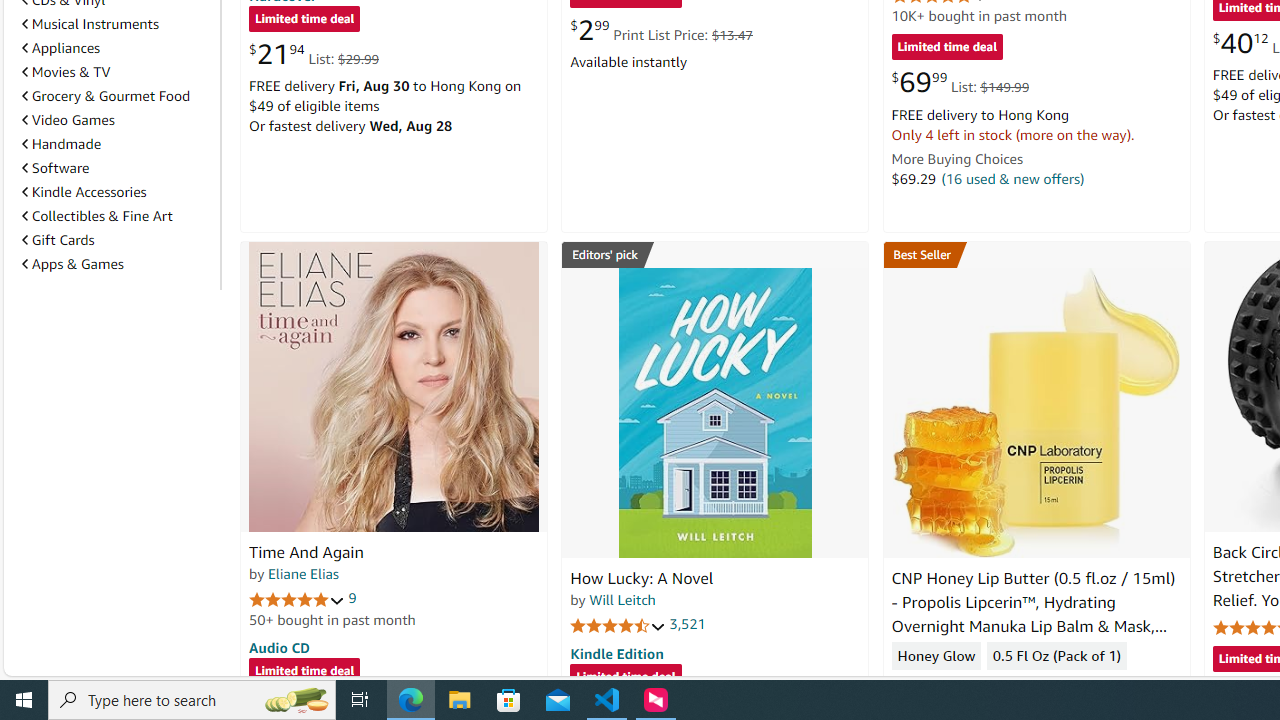  What do you see at coordinates (352, 596) in the screenshot?
I see `'9'` at bounding box center [352, 596].